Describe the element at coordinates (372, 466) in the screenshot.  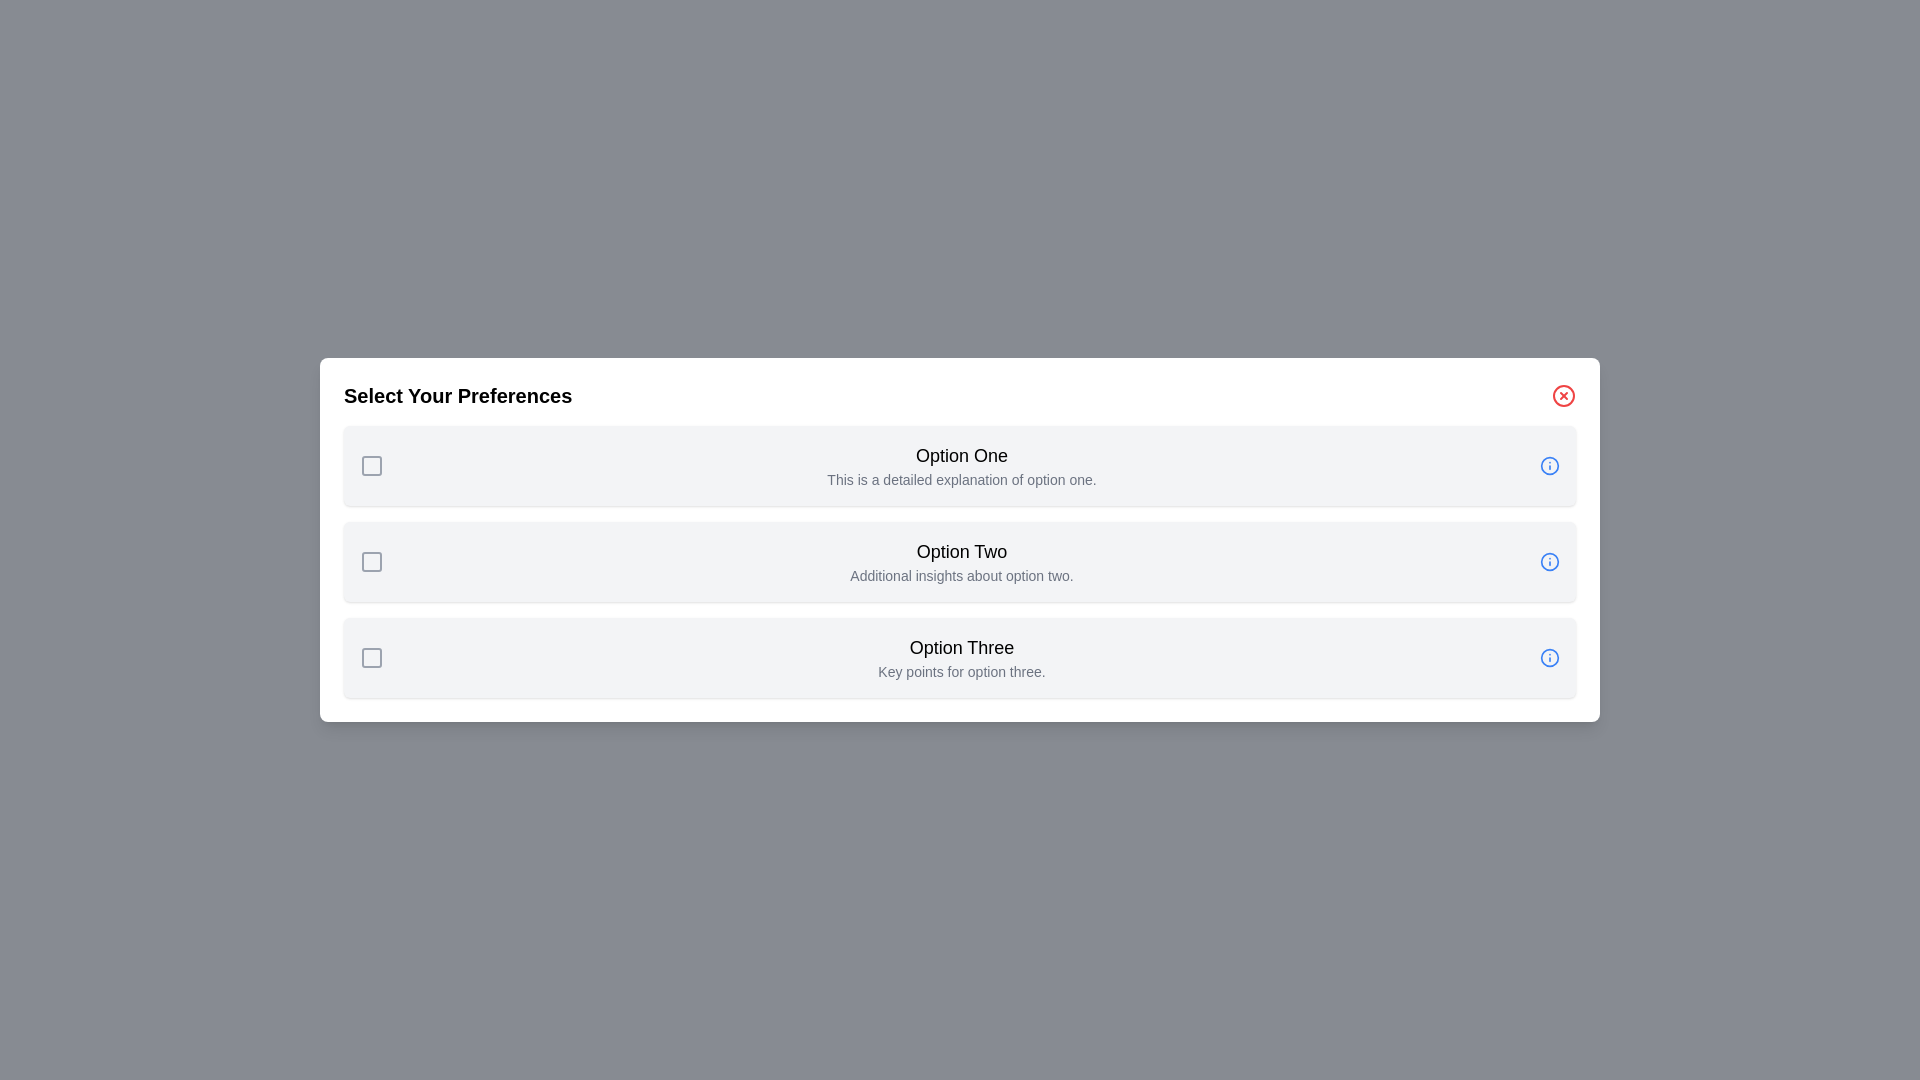
I see `the 'Option One' checkbox` at that location.